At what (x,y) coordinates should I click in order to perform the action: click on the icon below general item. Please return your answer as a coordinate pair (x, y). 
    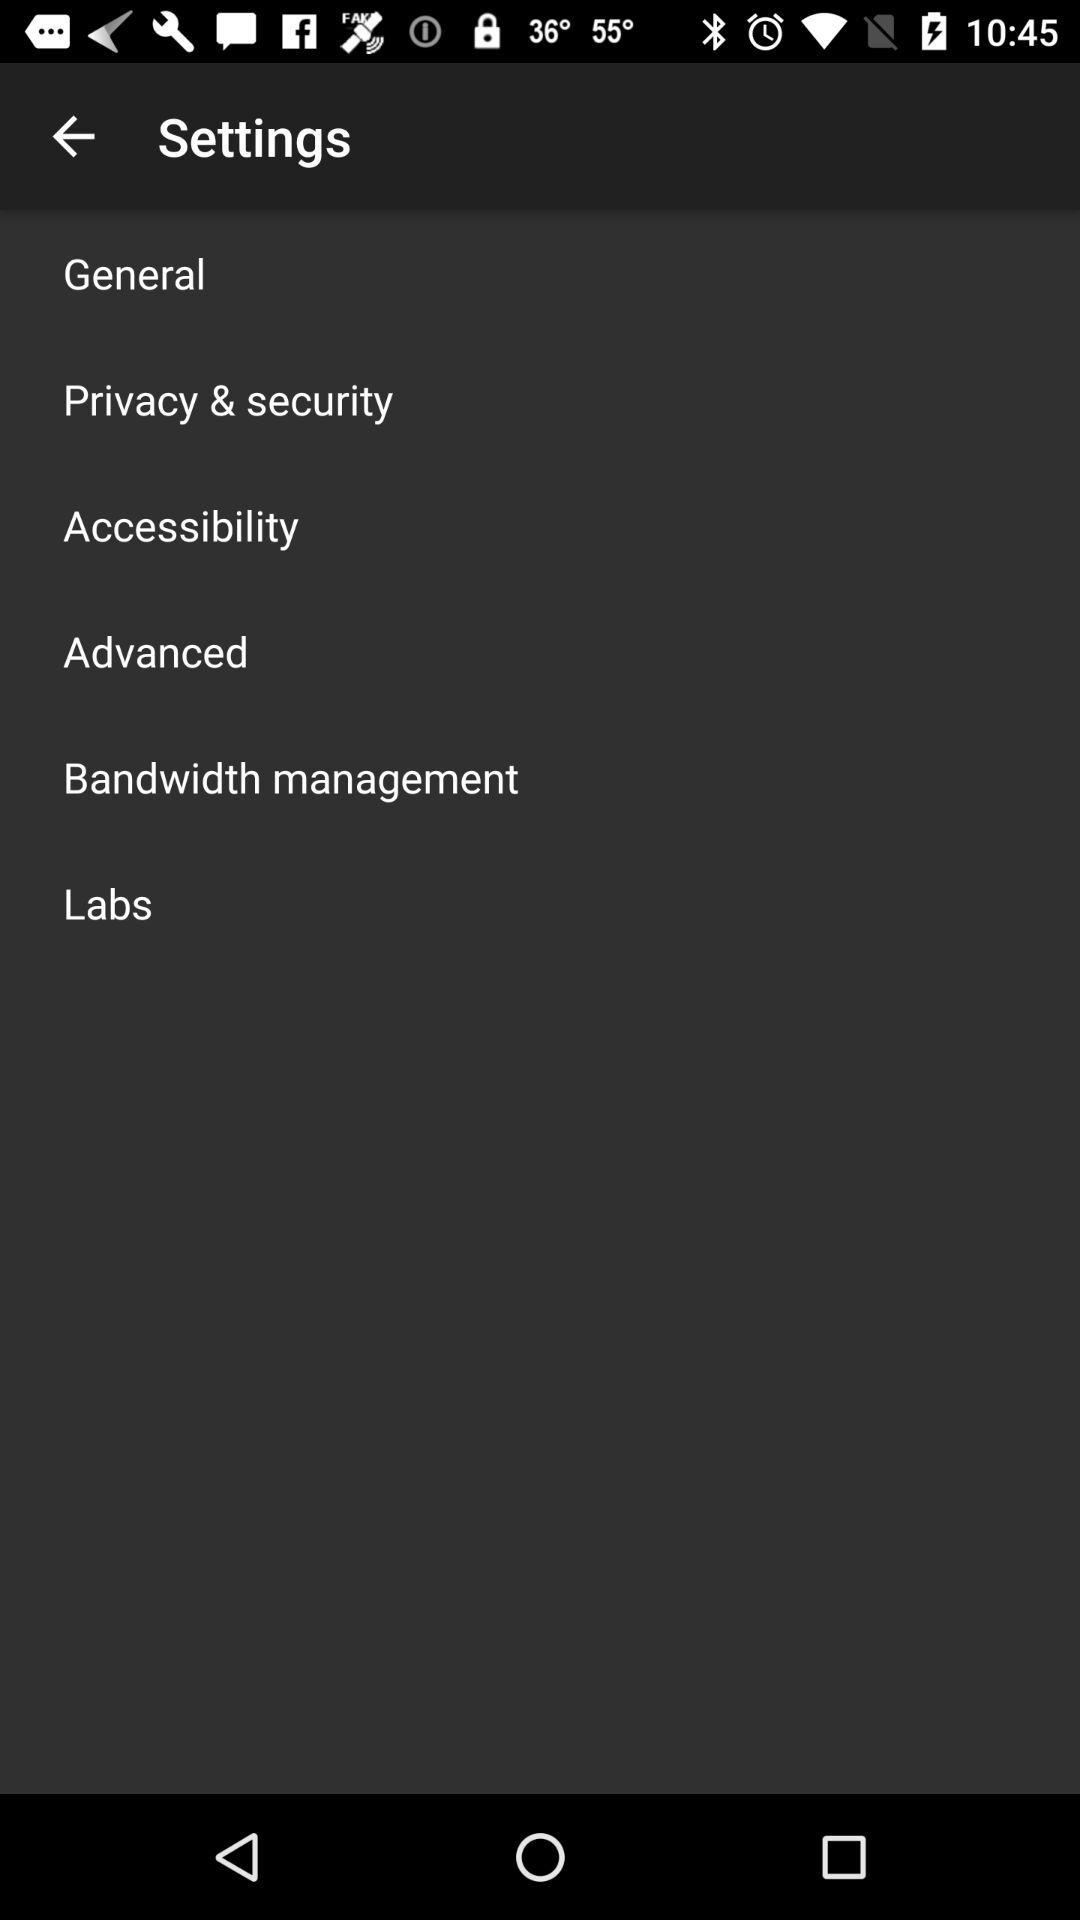
    Looking at the image, I should click on (227, 398).